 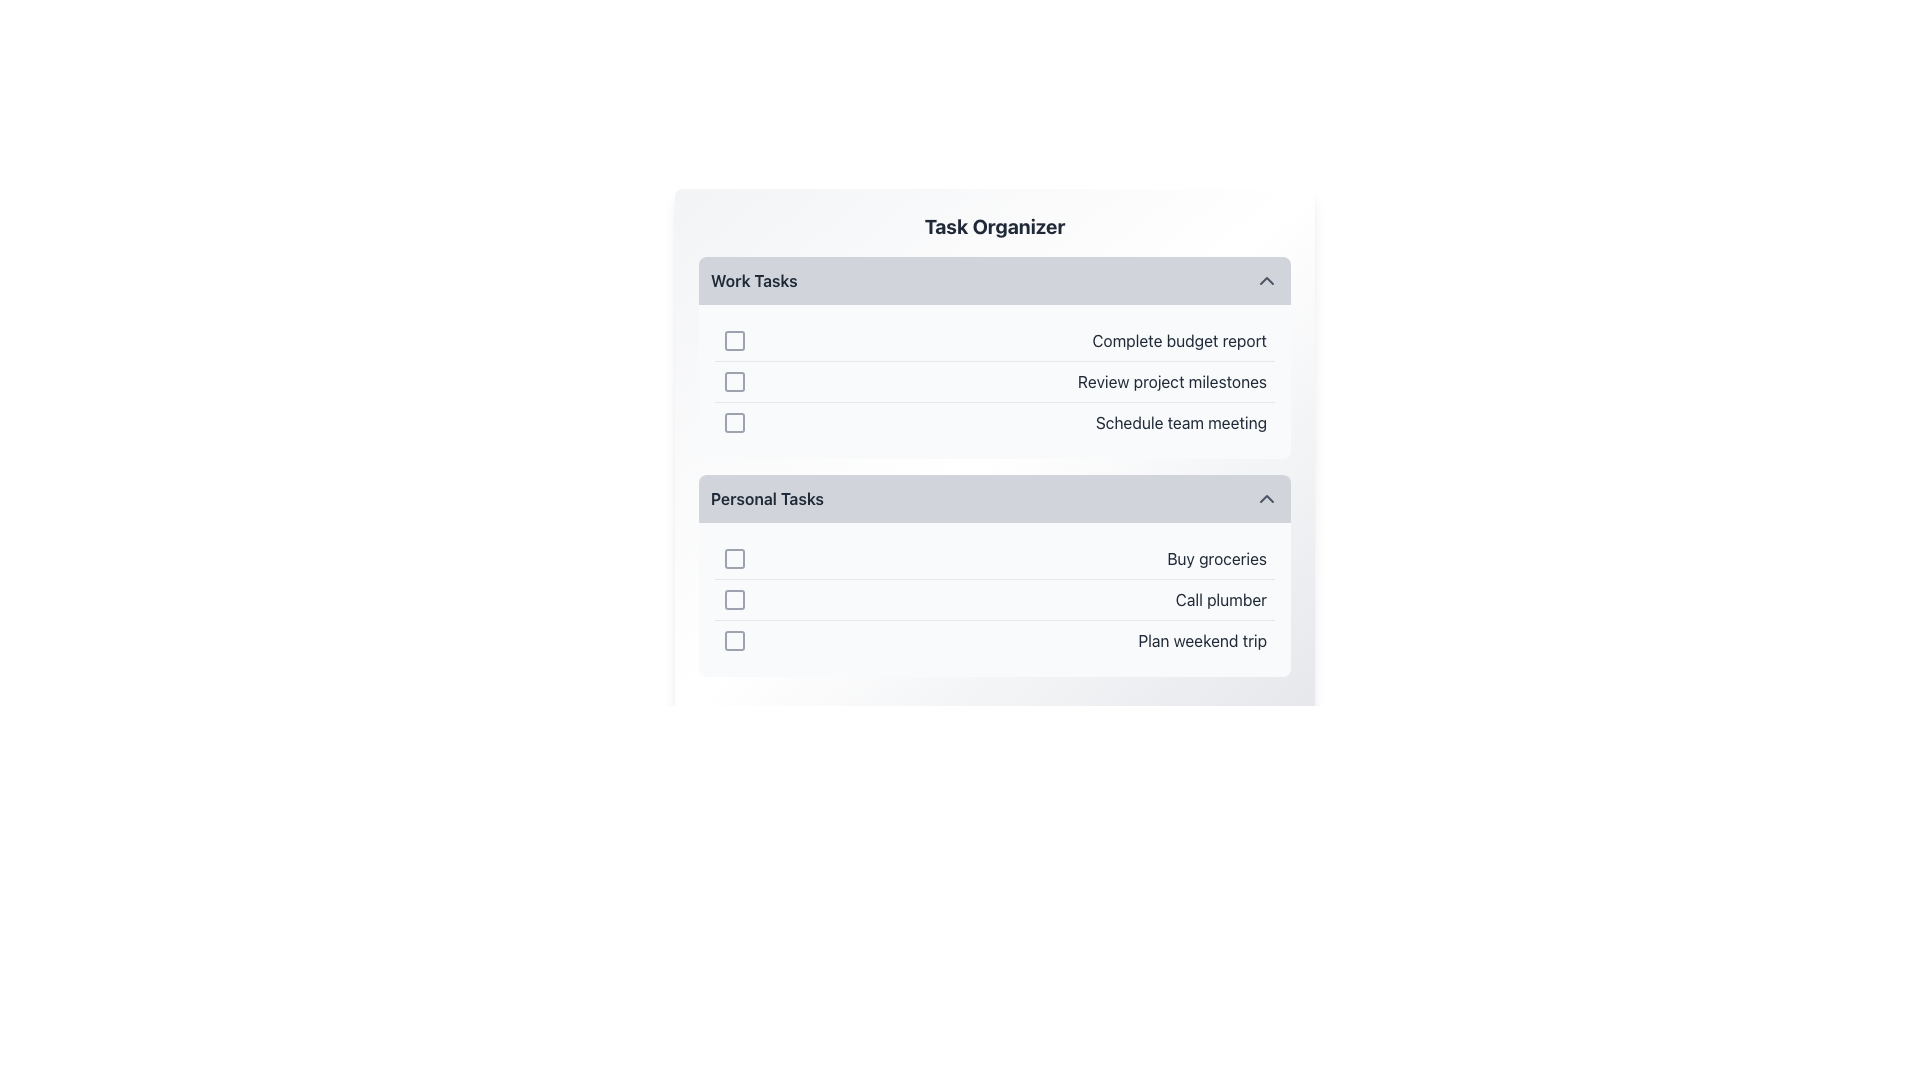 I want to click on the checkbox for the task 'Plan weekend trip' located in the 'Personal Tasks' section, so click(x=733, y=640).